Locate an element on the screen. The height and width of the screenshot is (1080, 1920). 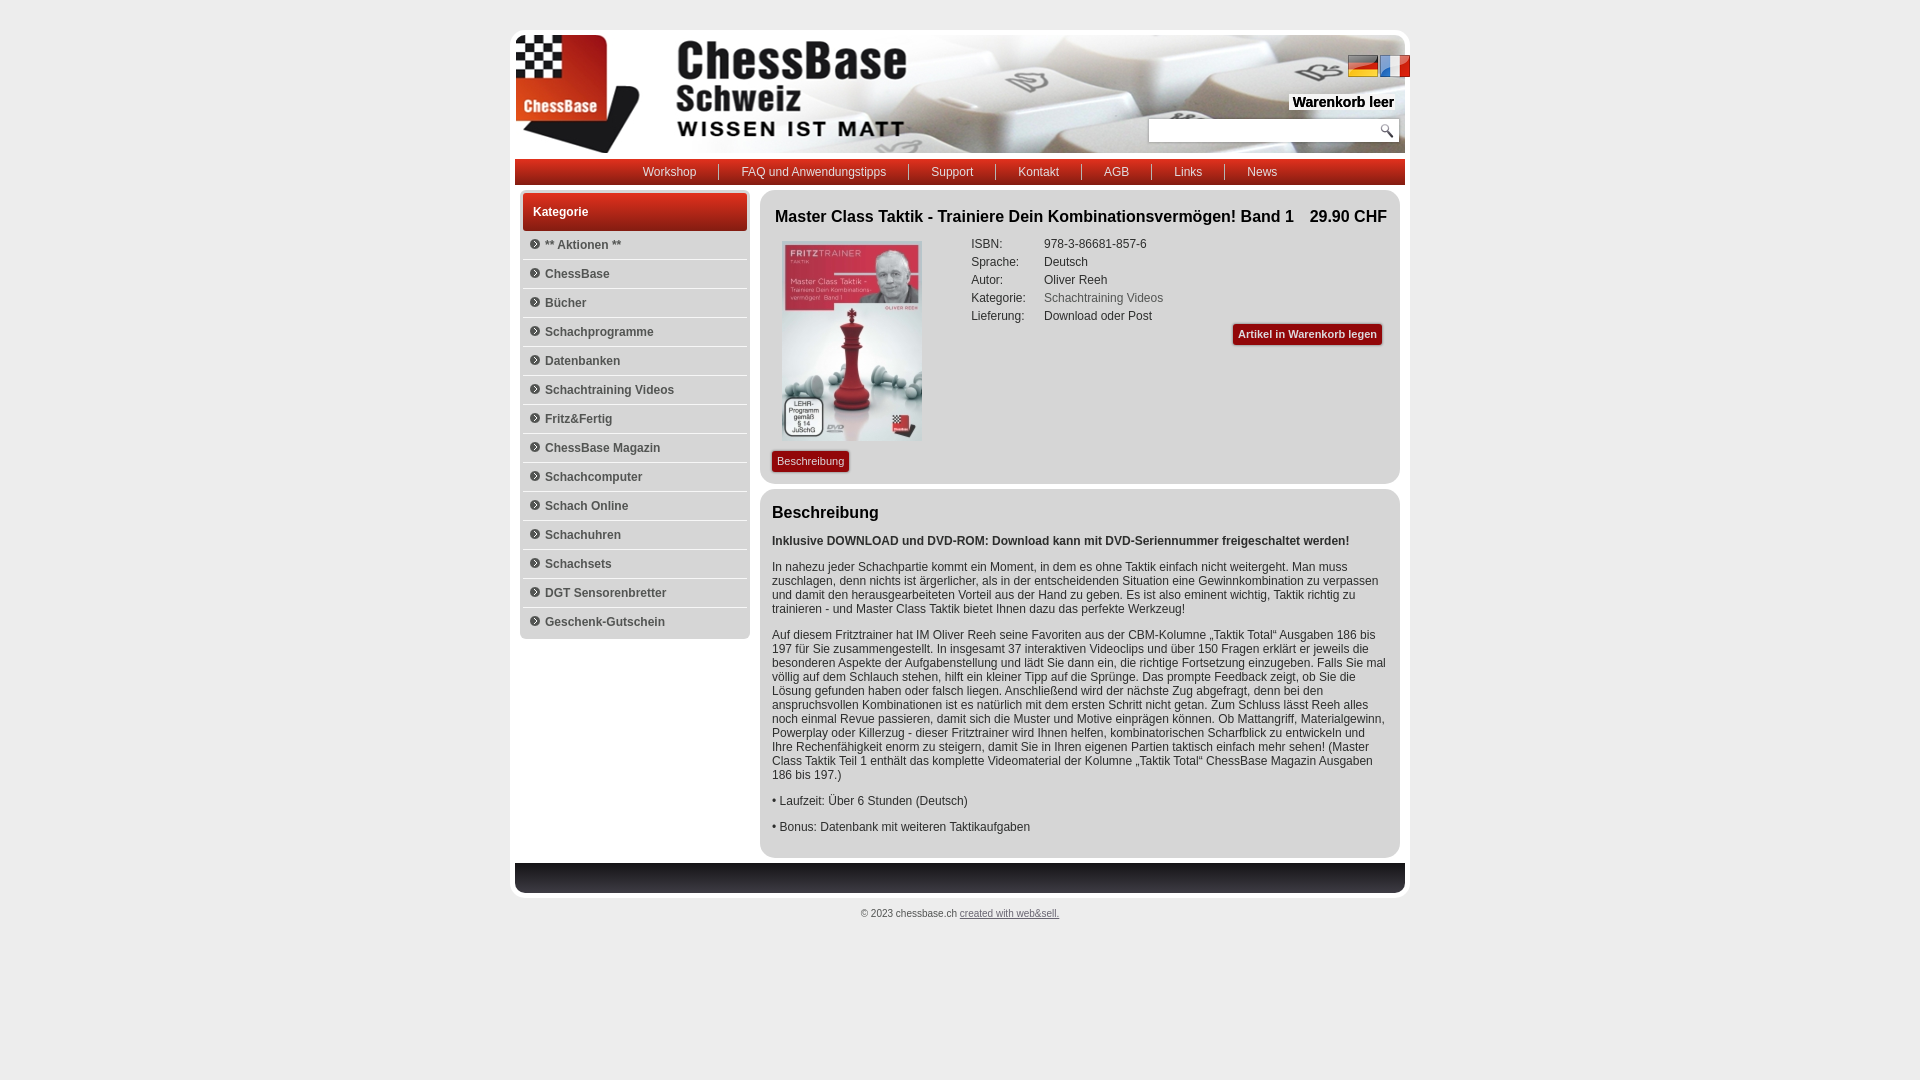
'DGT Sensorenbretter' is located at coordinates (633, 592).